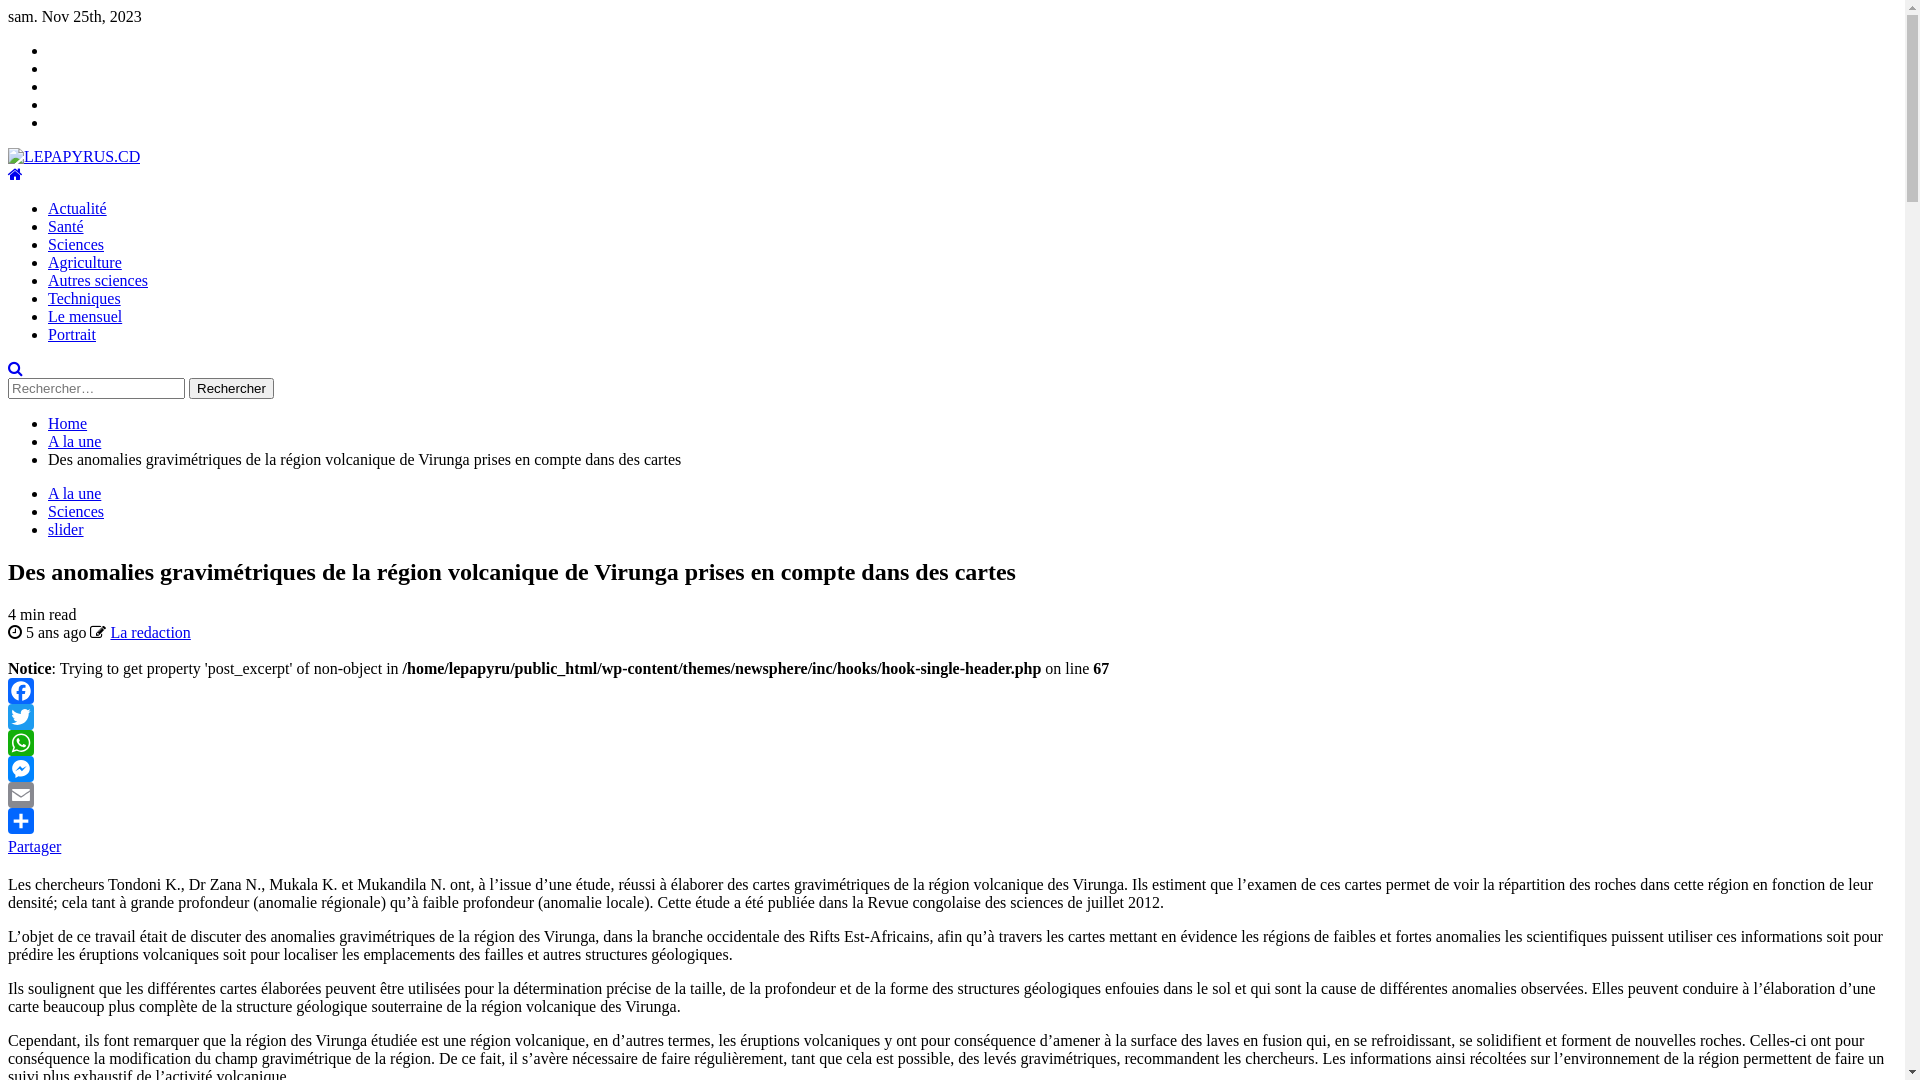  Describe the element at coordinates (48, 280) in the screenshot. I see `'Autres sciences'` at that location.